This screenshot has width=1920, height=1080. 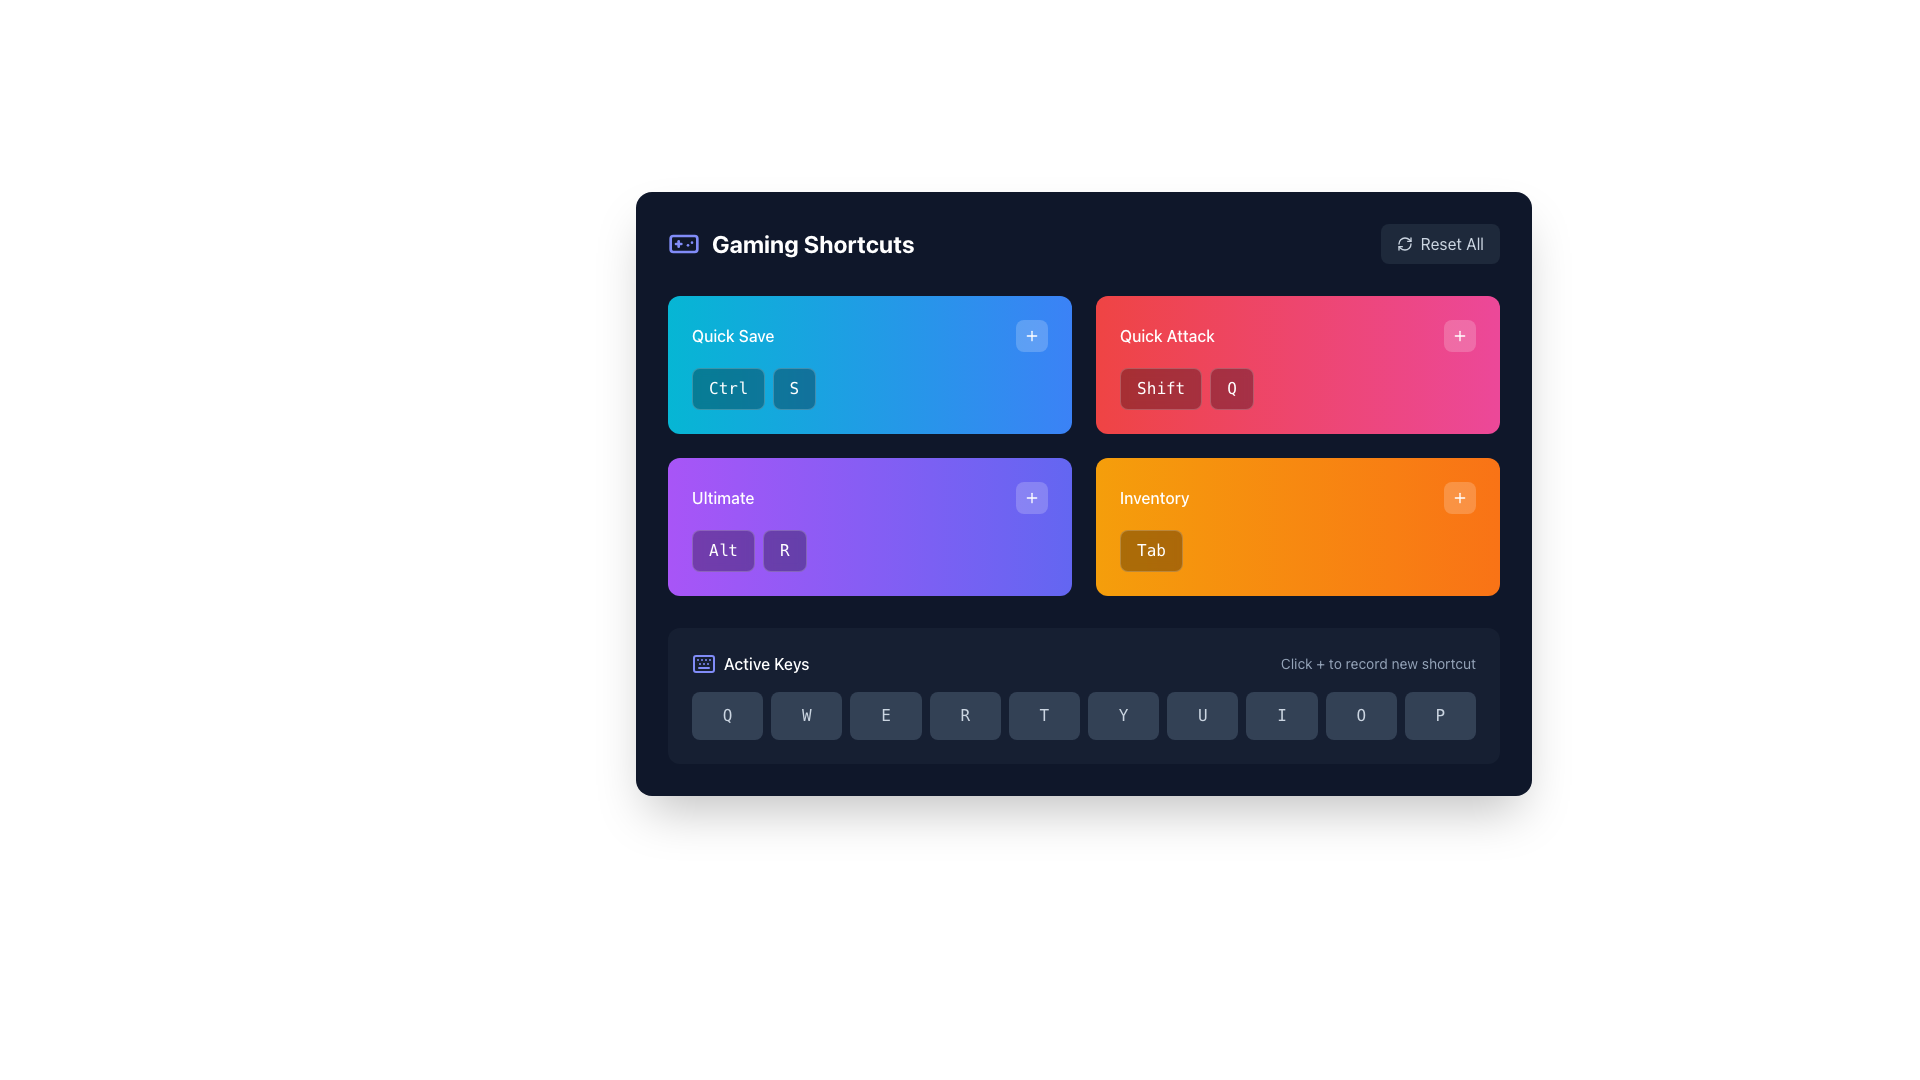 What do you see at coordinates (965, 715) in the screenshot?
I see `the 'R' key button located in the bottom section of the interface, positioned fourth from the left in the sequence of keyboard-style buttons` at bounding box center [965, 715].